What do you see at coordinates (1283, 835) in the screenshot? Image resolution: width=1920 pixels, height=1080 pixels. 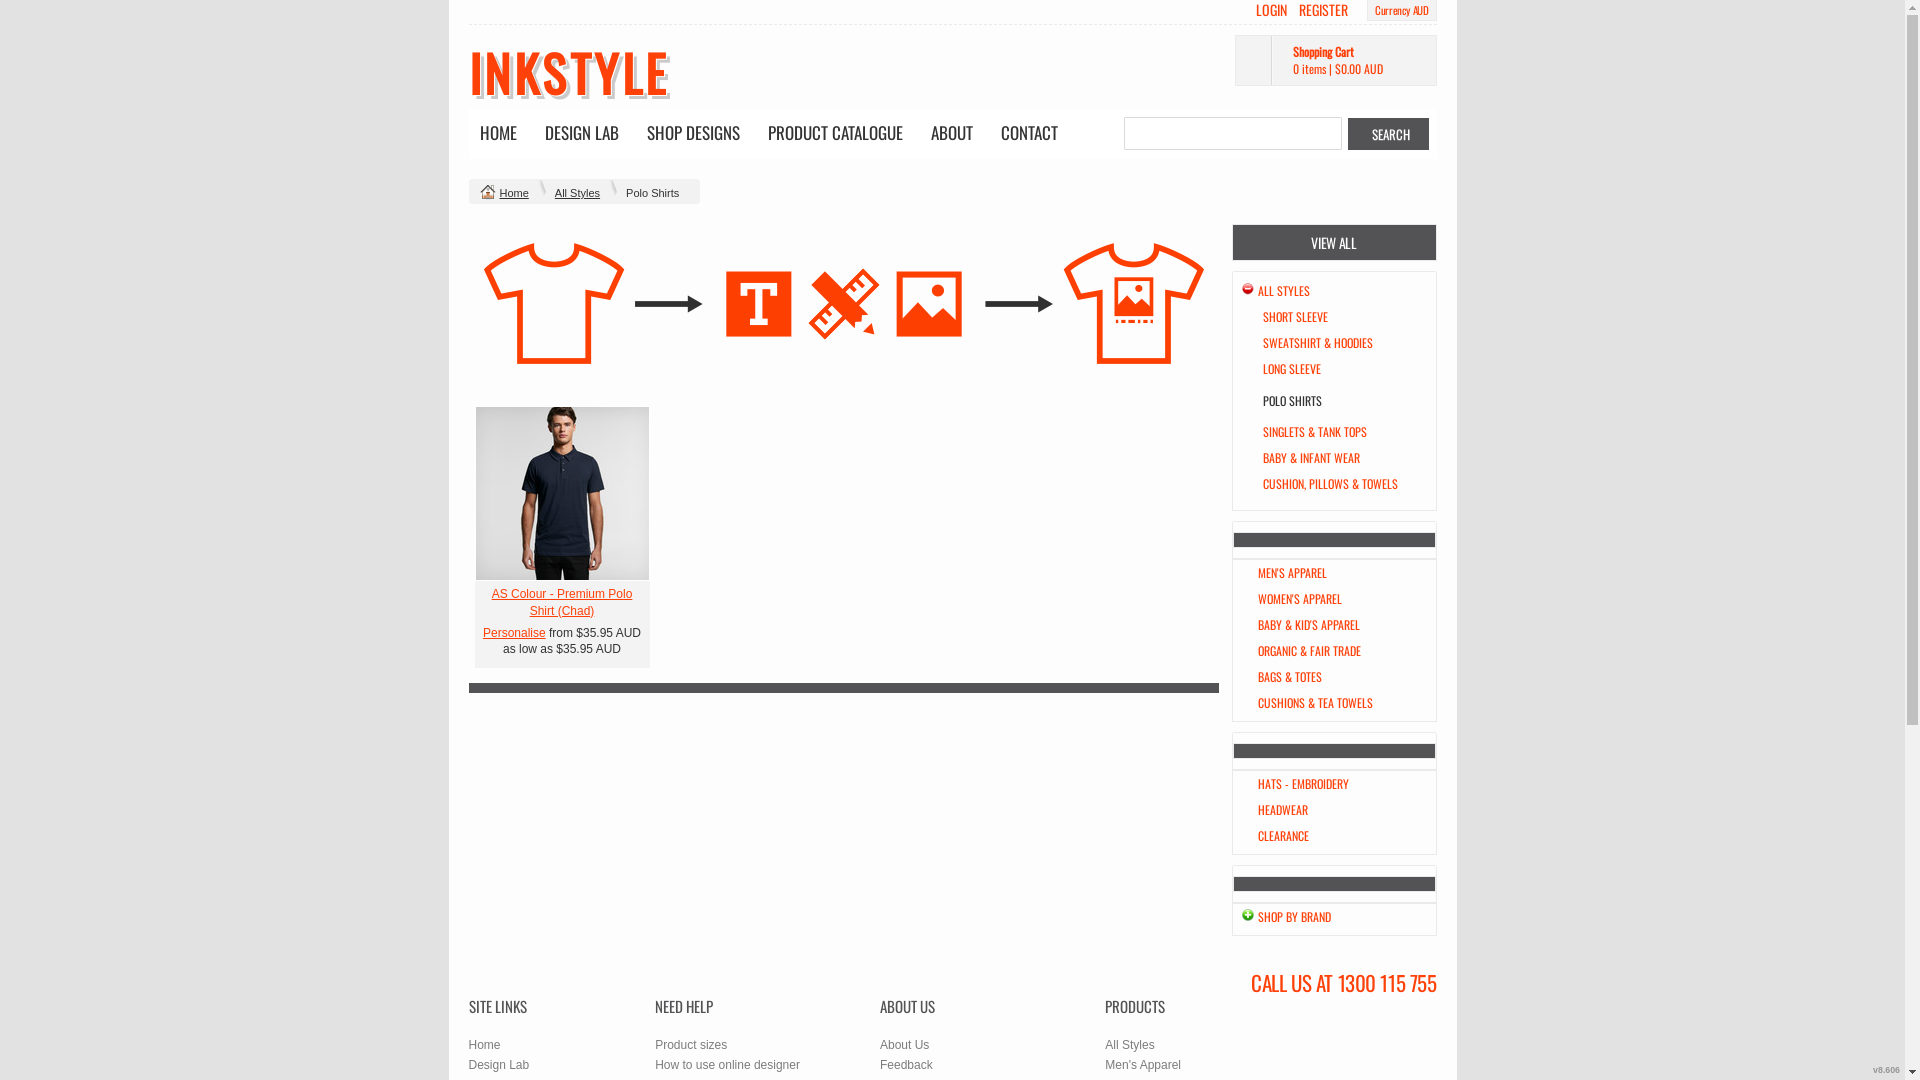 I see `'CLEARANCE'` at bounding box center [1283, 835].